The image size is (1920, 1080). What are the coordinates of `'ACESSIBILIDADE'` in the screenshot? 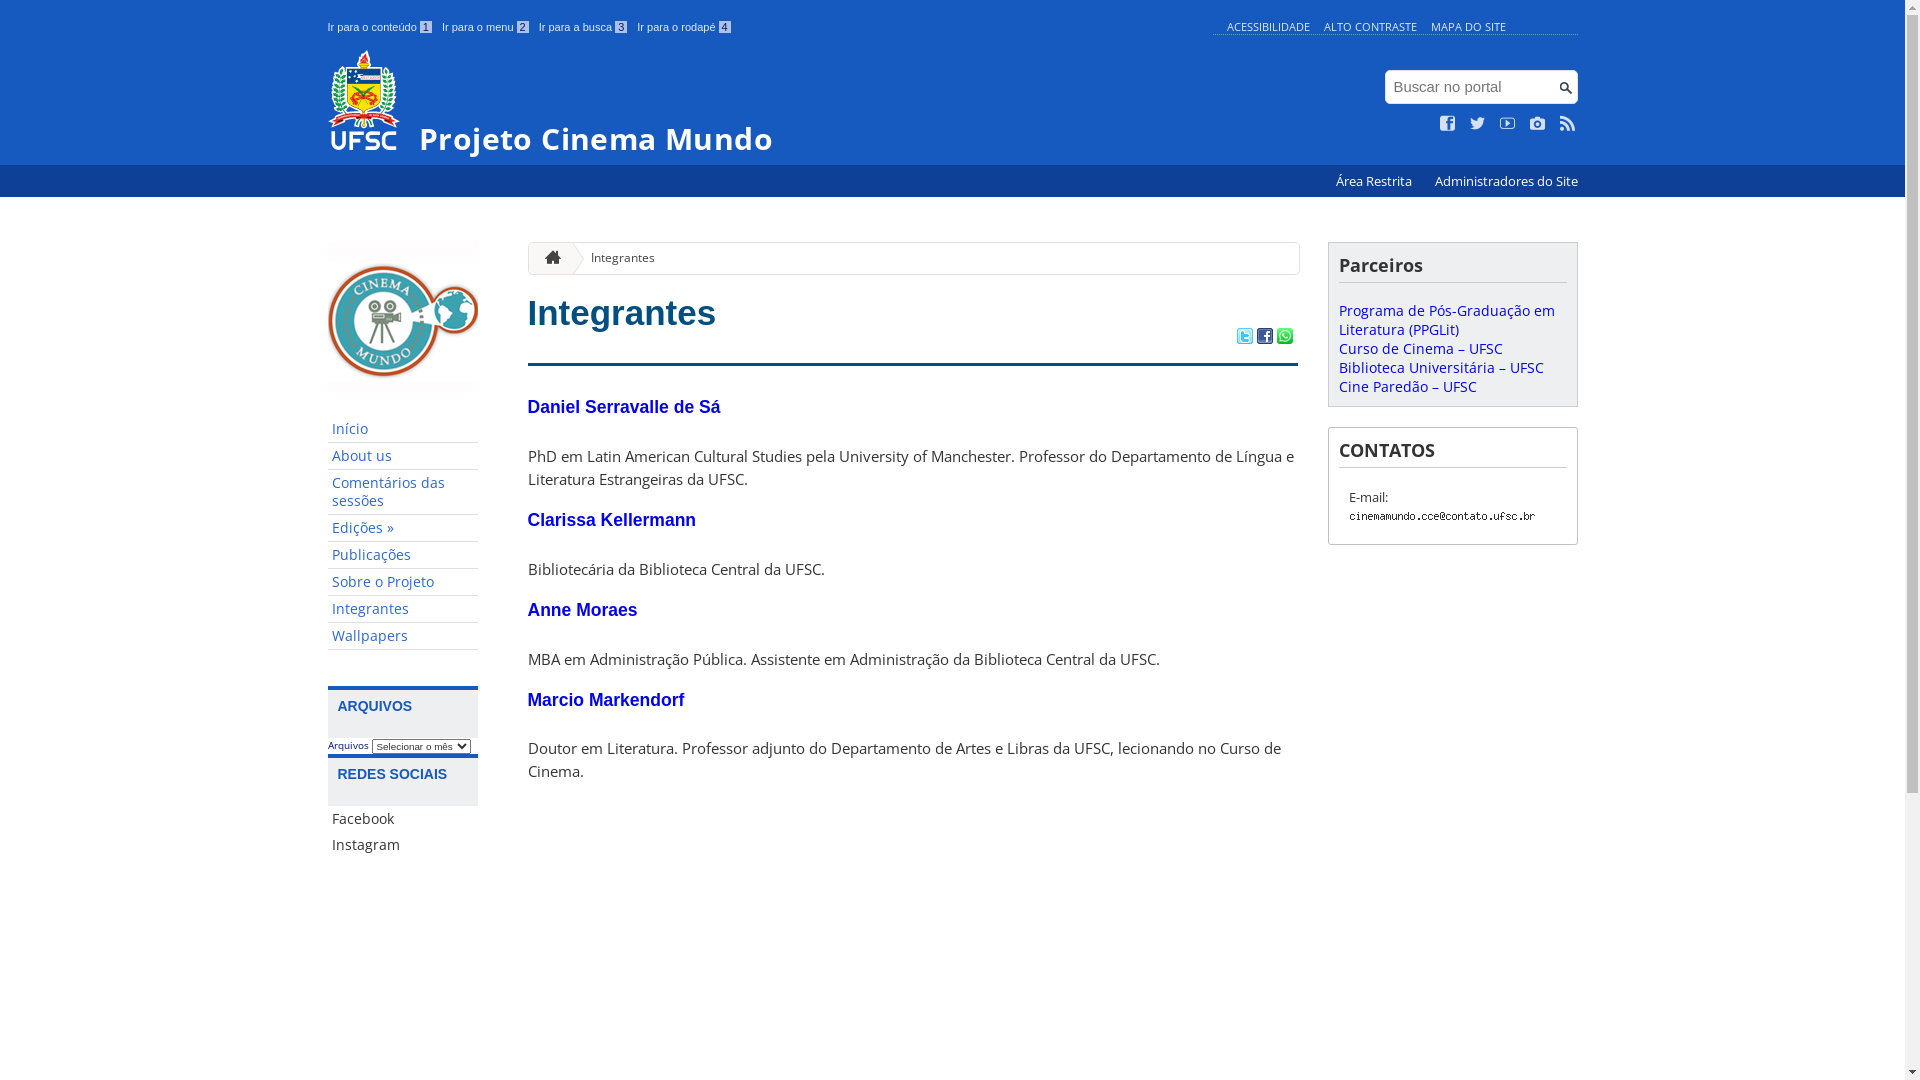 It's located at (1266, 26).